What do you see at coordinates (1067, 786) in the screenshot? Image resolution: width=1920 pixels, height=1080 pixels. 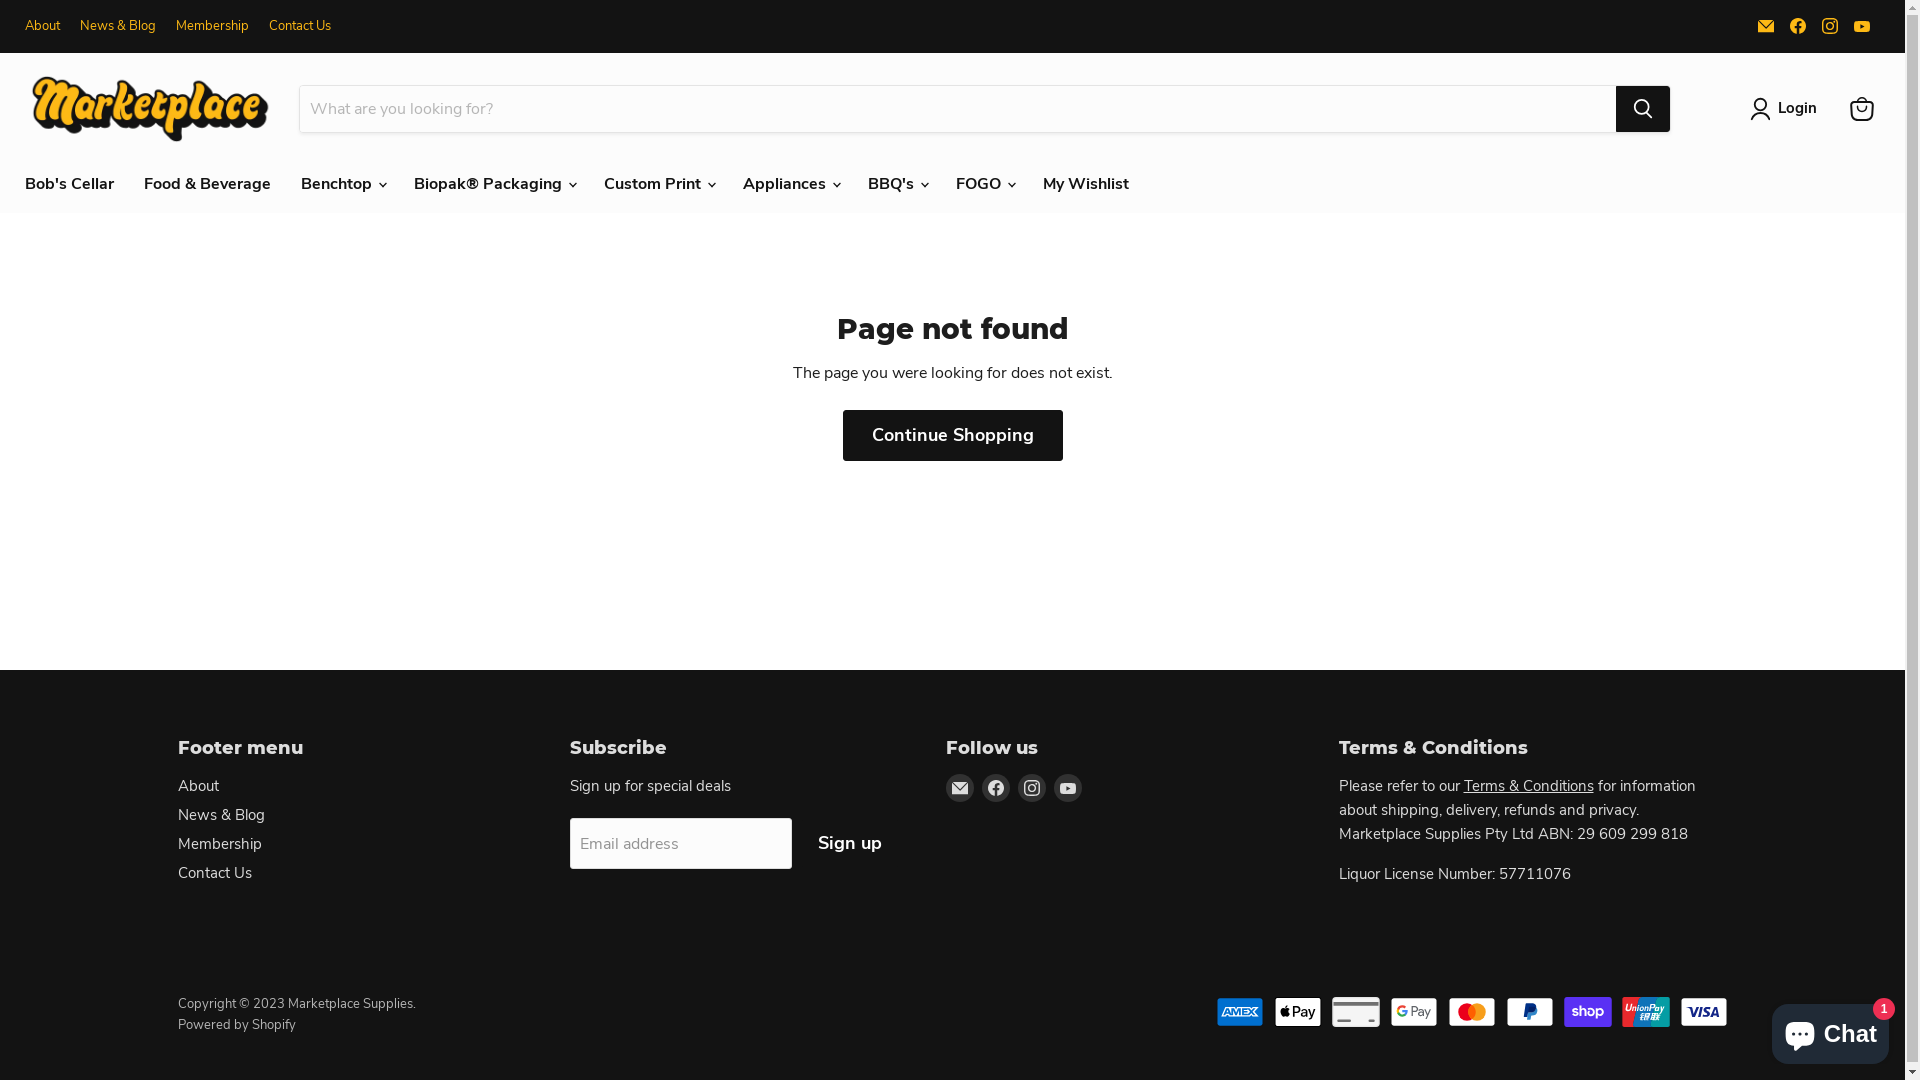 I see `'Find us on YouTube'` at bounding box center [1067, 786].